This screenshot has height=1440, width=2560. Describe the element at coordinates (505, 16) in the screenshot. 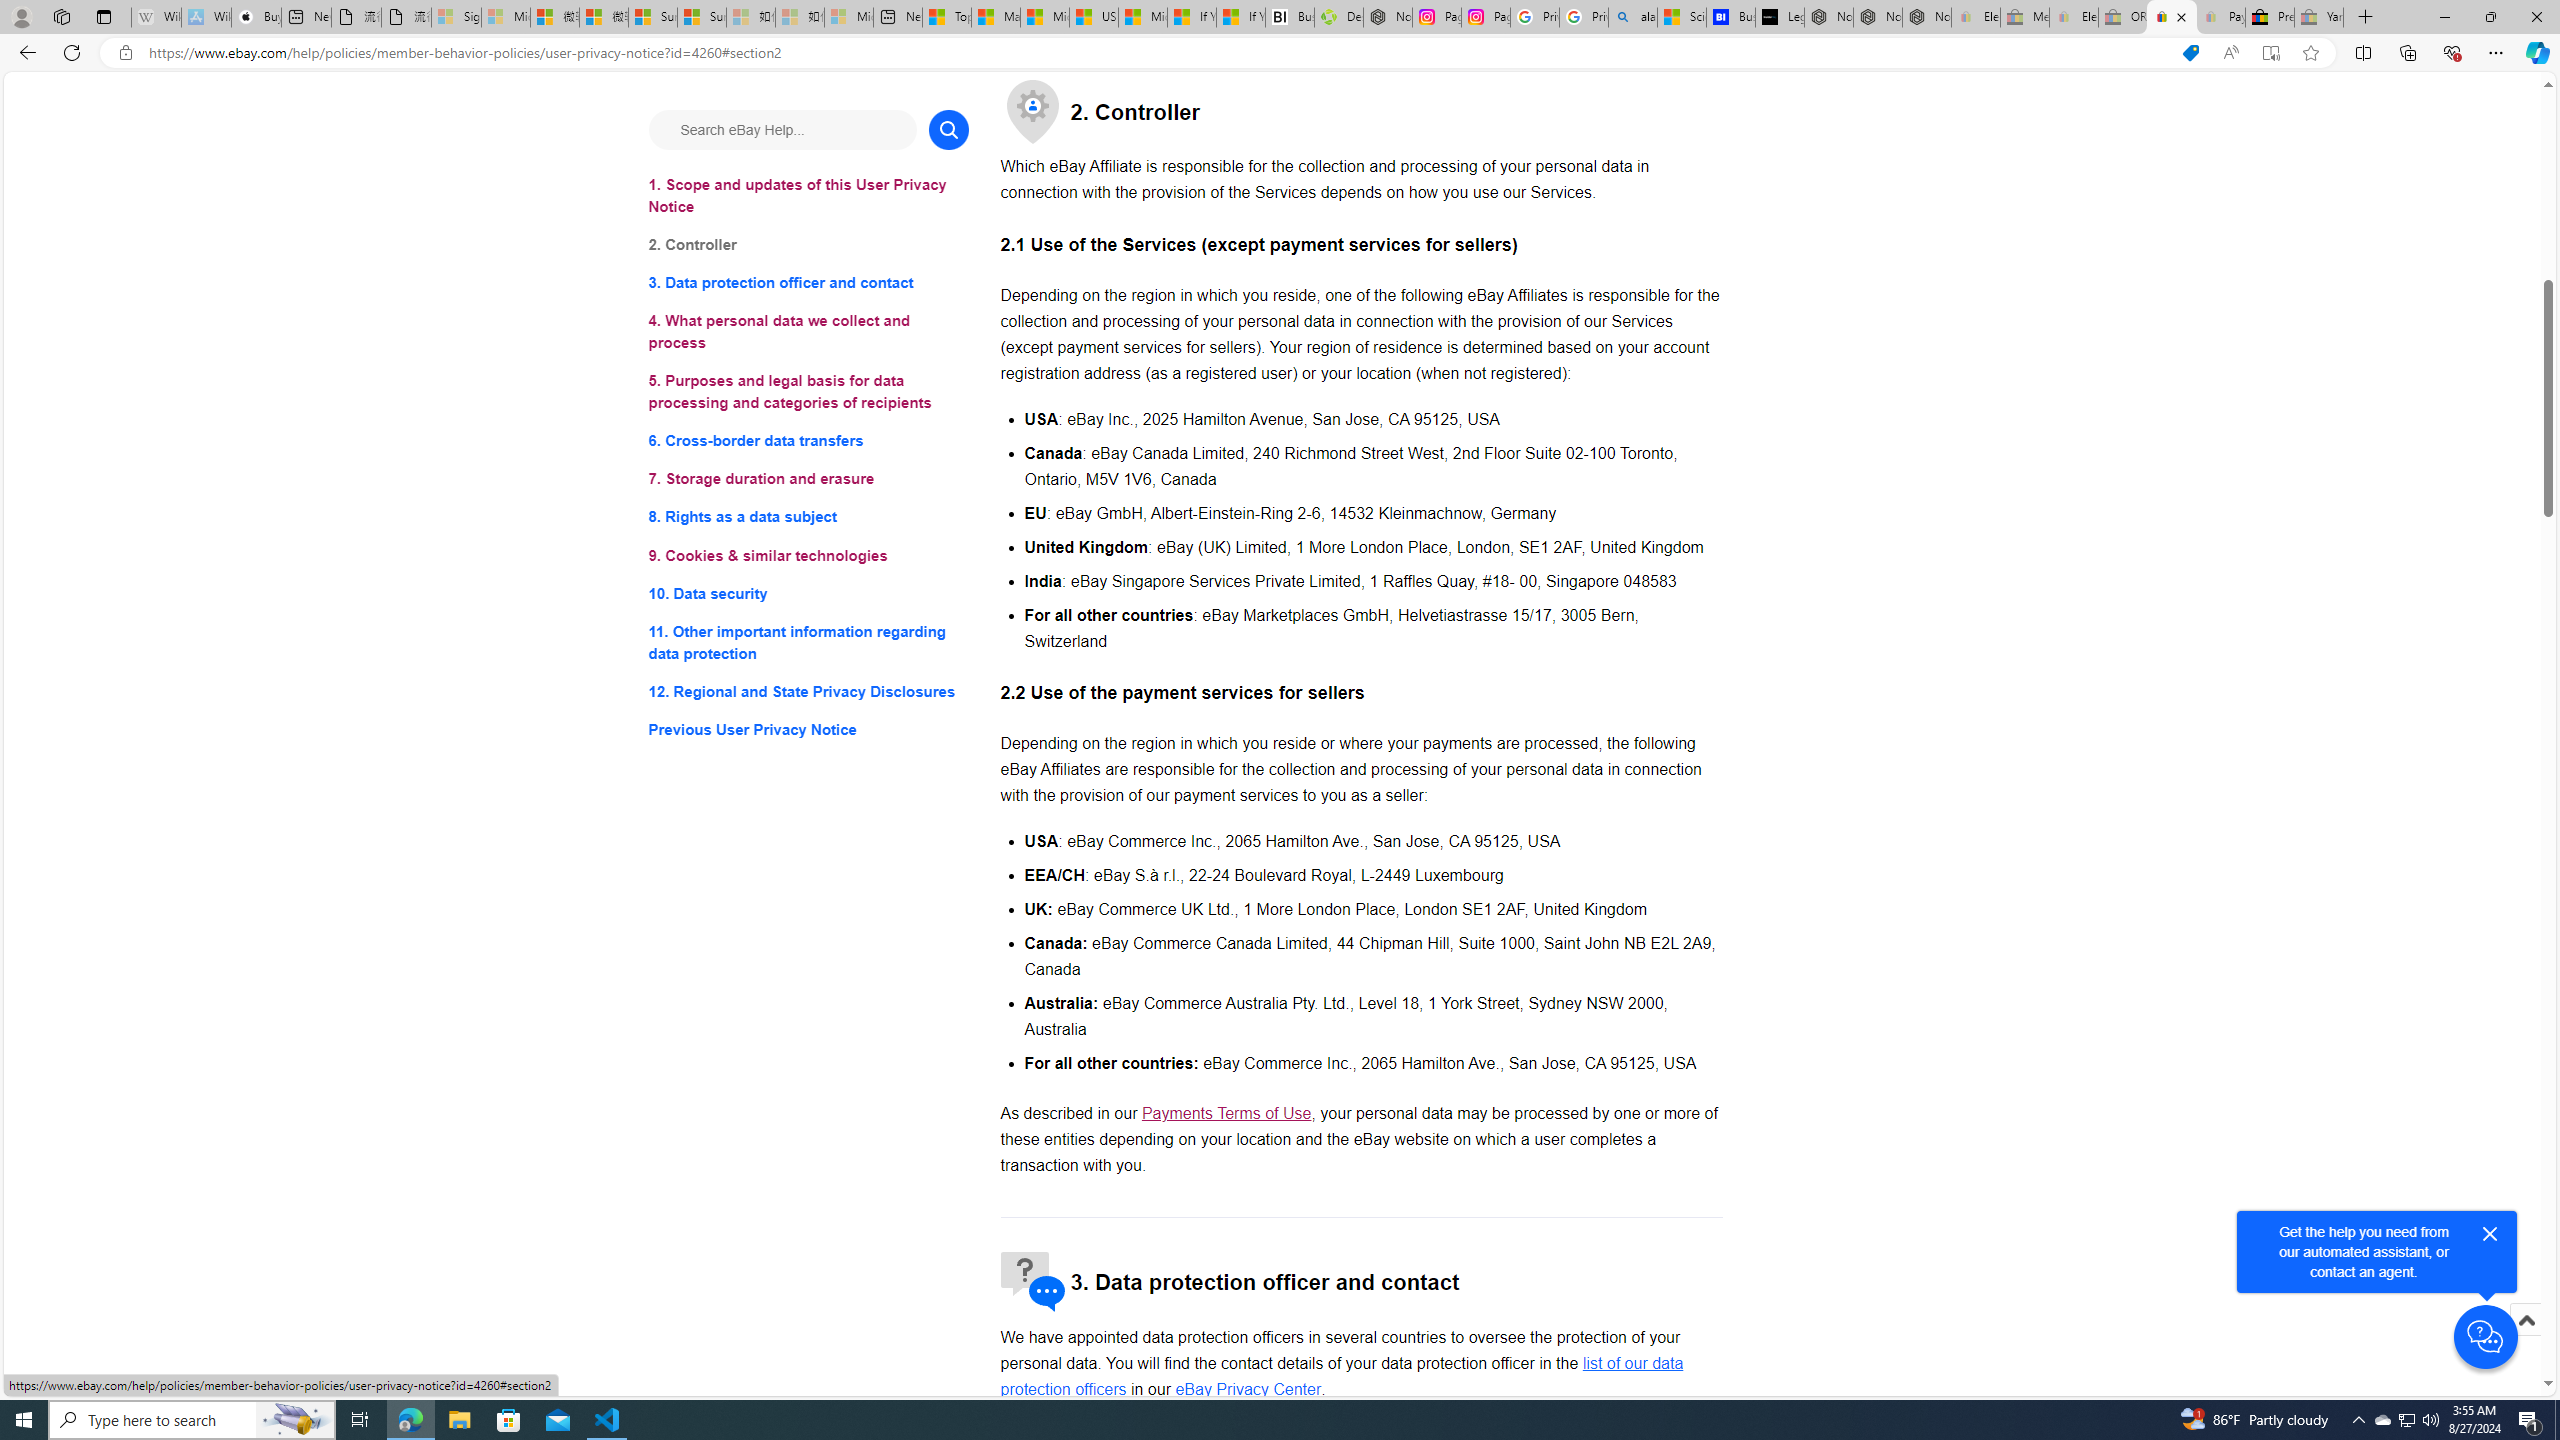

I see `'Microsoft Services Agreement - Sleeping'` at that location.